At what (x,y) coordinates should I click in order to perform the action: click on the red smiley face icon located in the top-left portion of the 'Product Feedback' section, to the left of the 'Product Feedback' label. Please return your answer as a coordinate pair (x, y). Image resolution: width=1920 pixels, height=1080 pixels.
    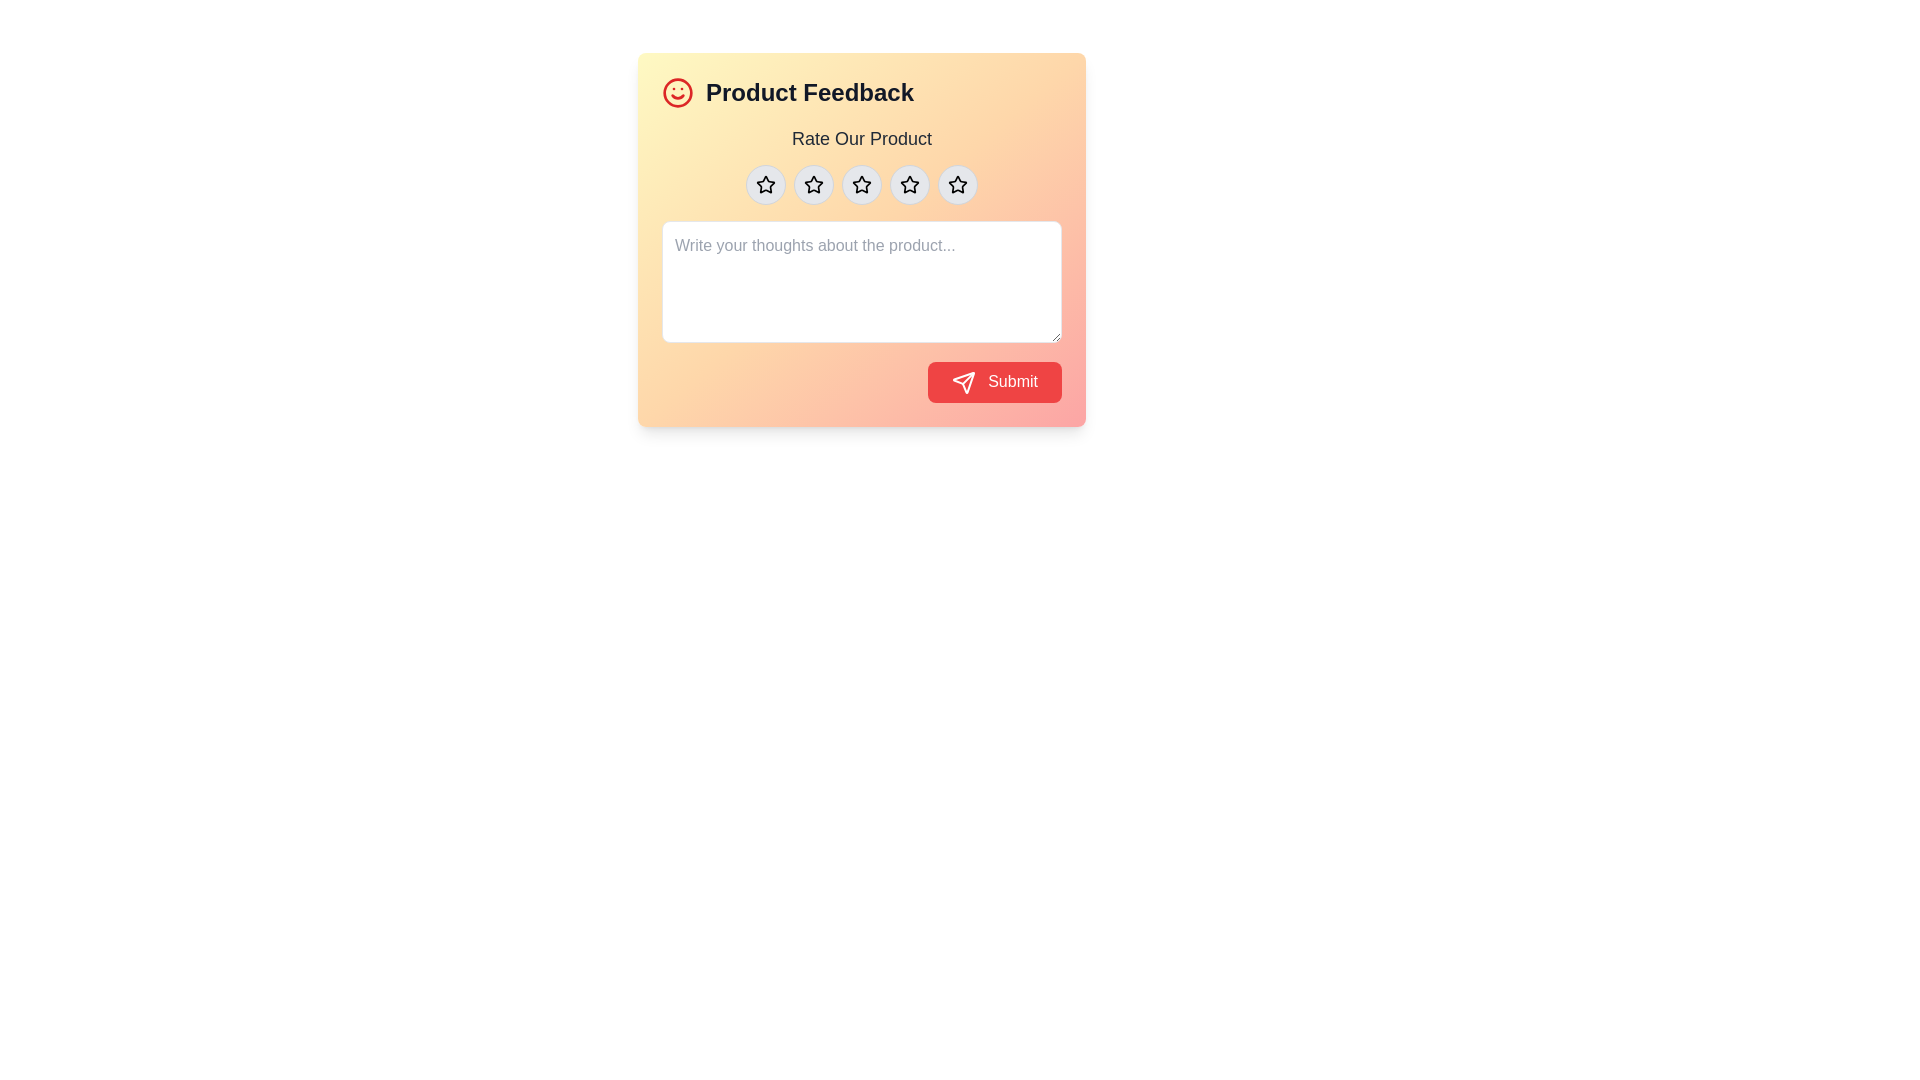
    Looking at the image, I should click on (677, 92).